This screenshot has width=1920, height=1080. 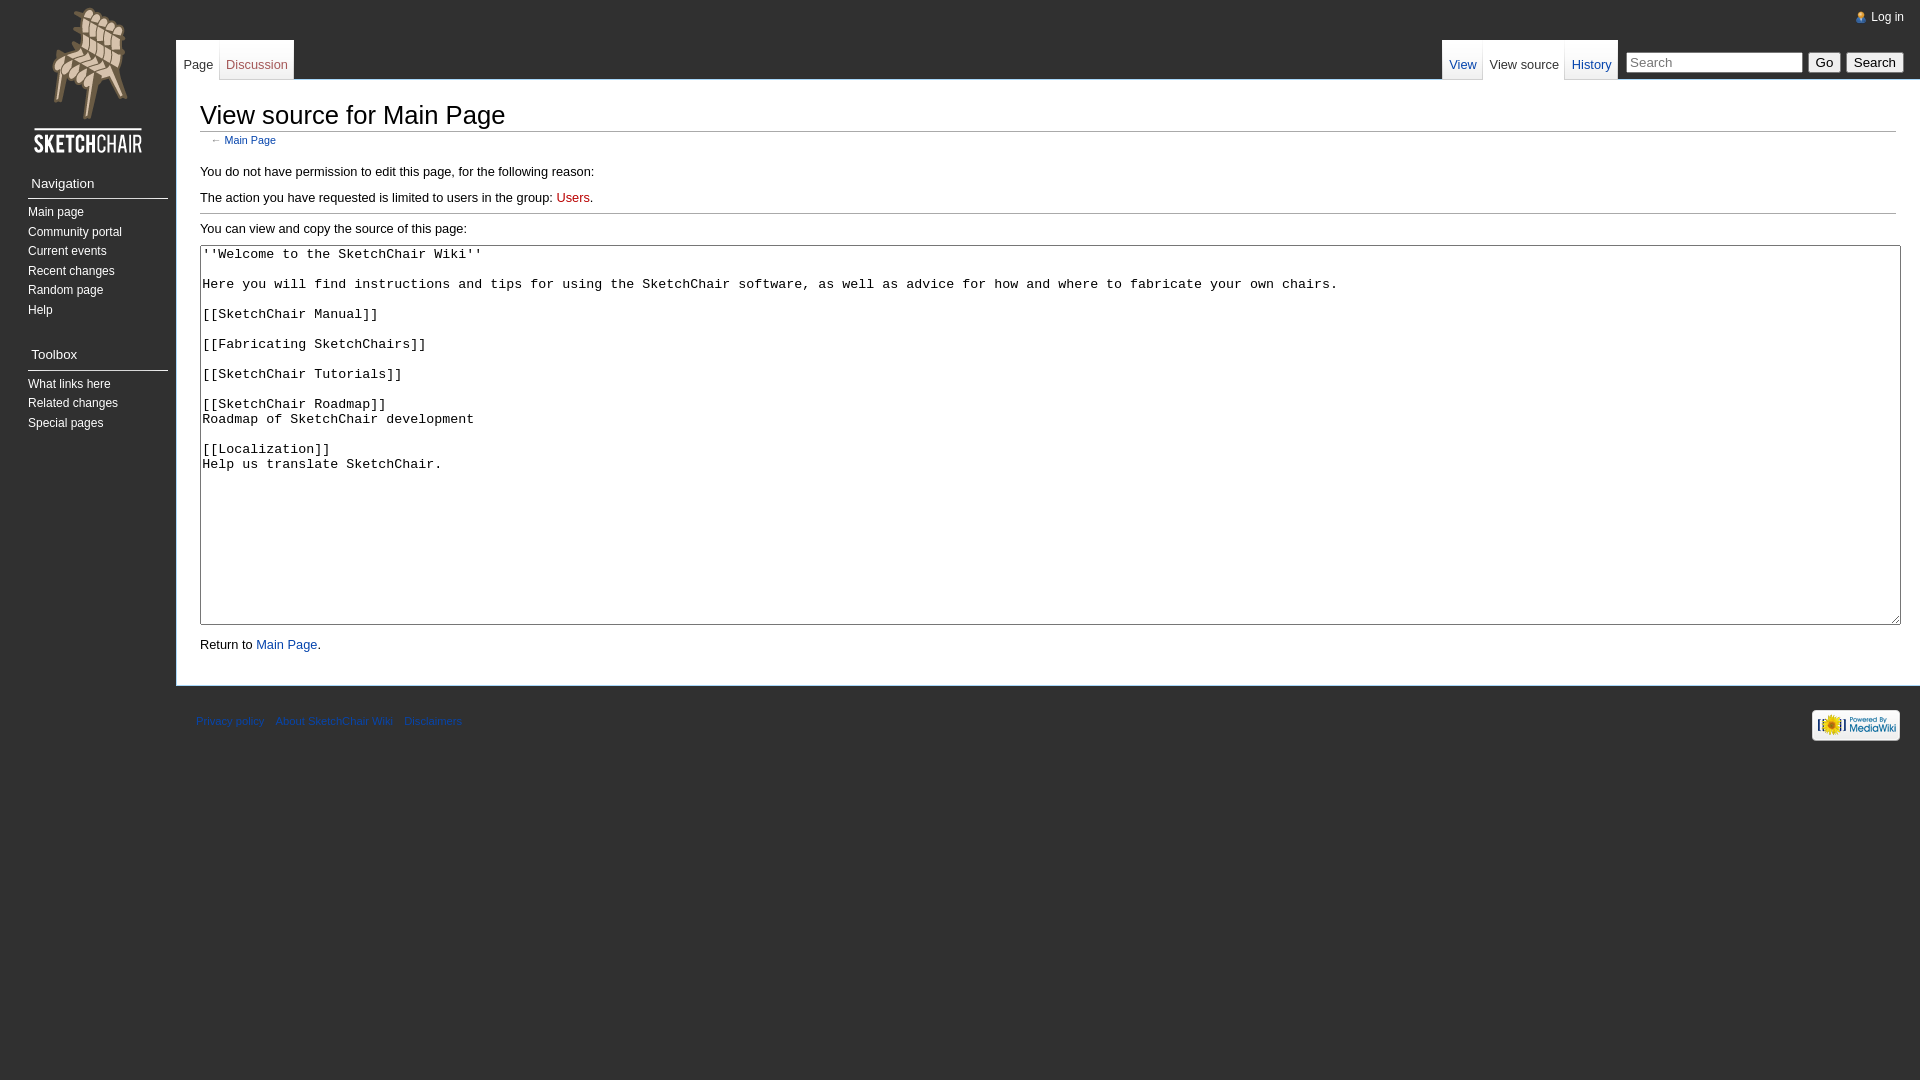 What do you see at coordinates (28, 309) in the screenshot?
I see `'Help'` at bounding box center [28, 309].